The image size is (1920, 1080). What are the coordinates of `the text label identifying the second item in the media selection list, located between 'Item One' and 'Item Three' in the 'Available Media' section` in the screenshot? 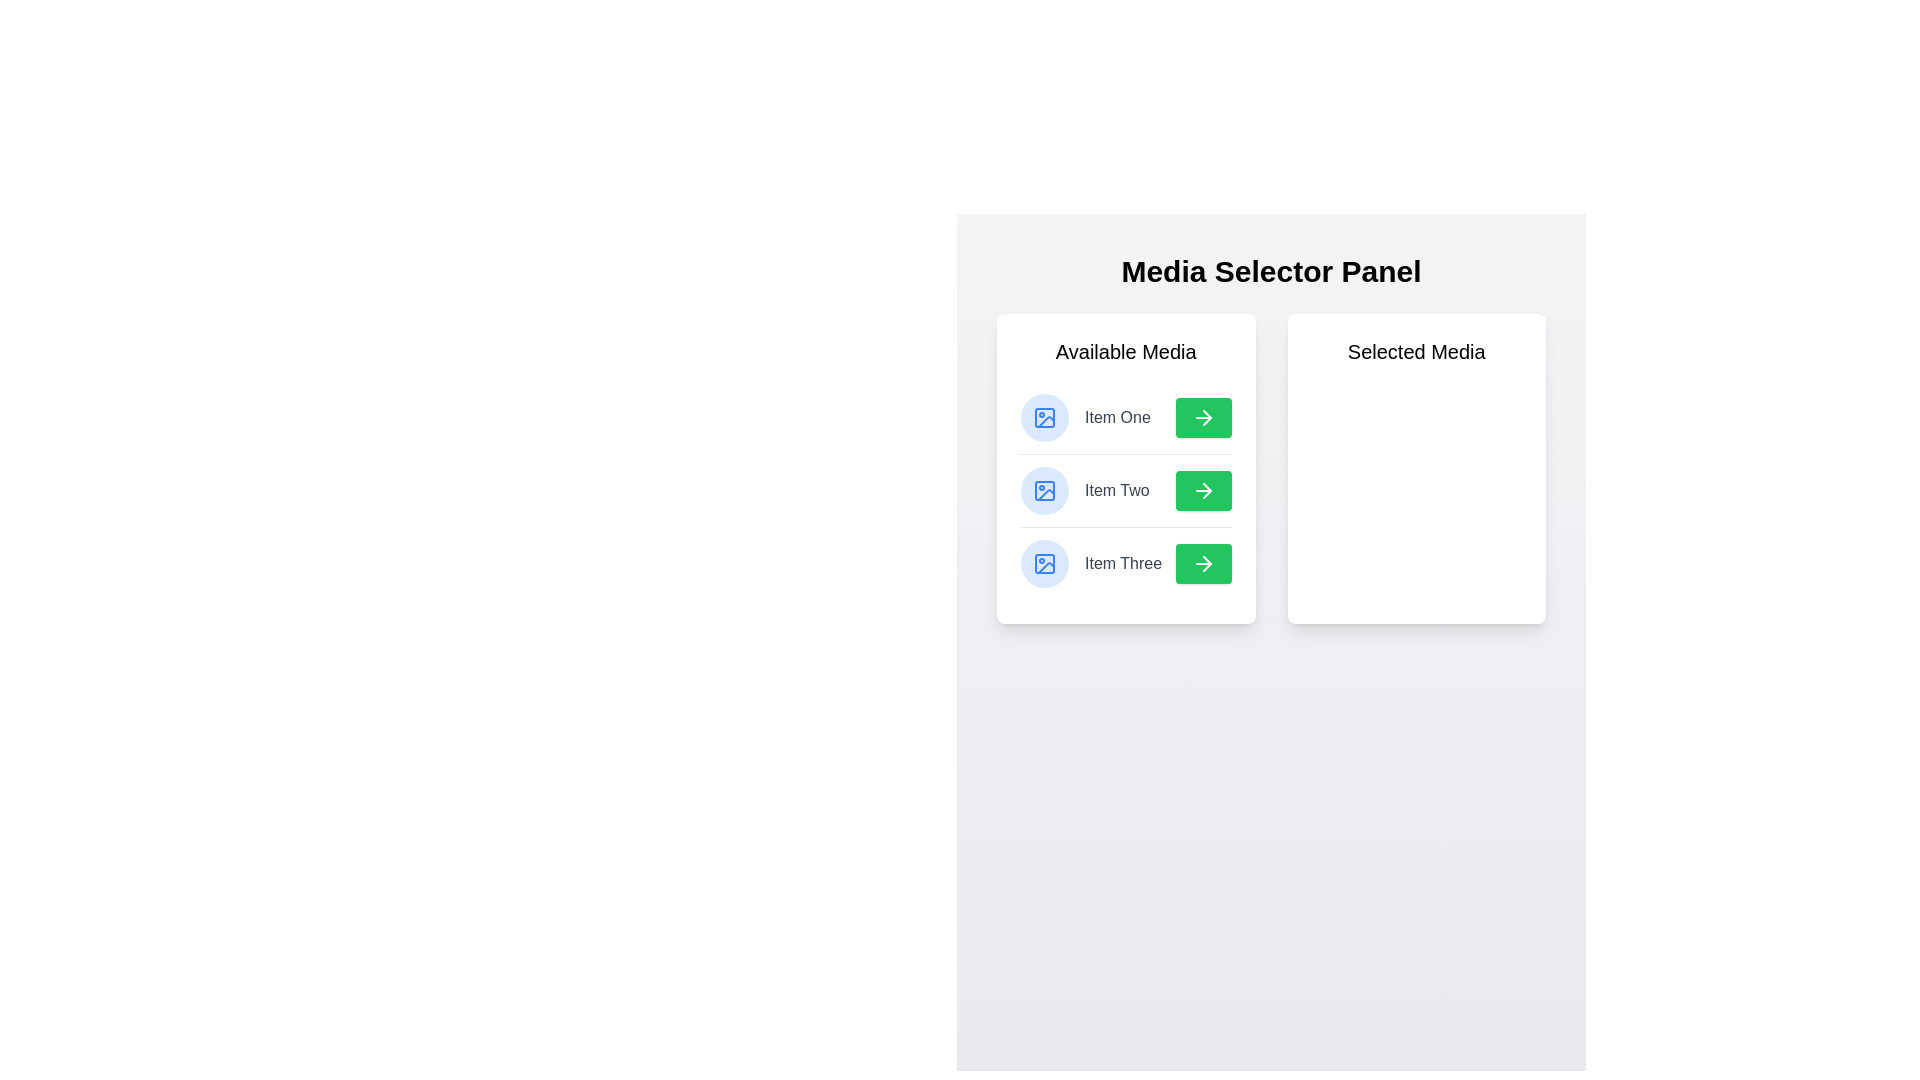 It's located at (1116, 490).